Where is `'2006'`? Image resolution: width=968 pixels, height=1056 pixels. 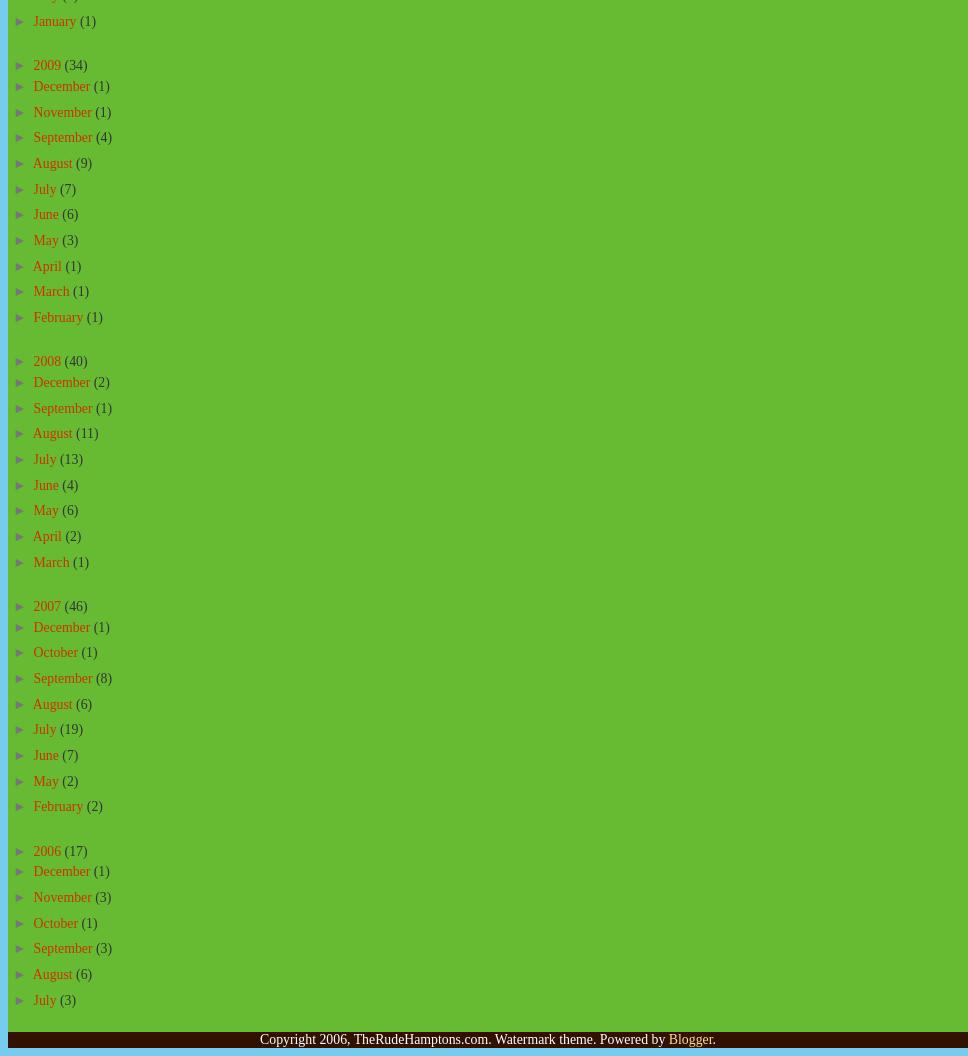
'2006' is located at coordinates (47, 850).